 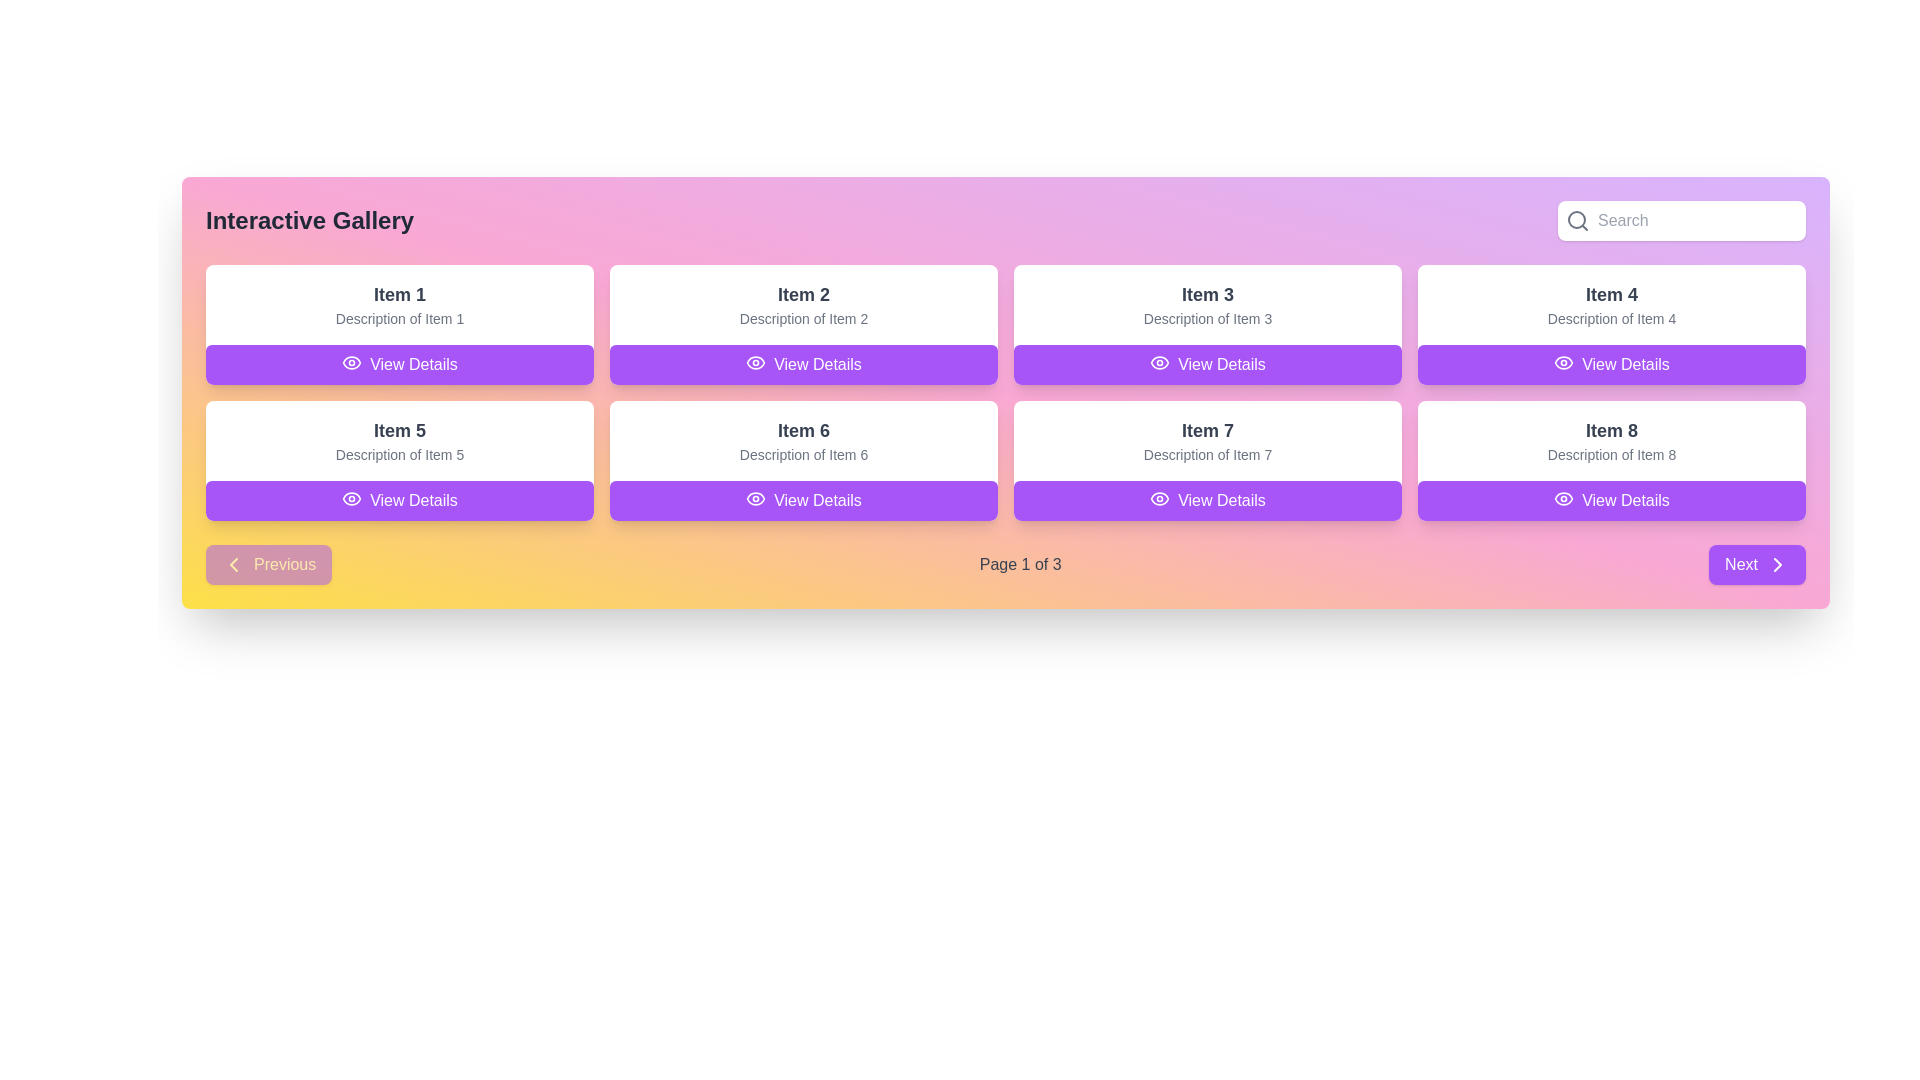 I want to click on the static text label that reads 'Description of Item 5', which is styled in a small, light gray font and positioned beneath the main title 'Item 5', so click(x=399, y=455).